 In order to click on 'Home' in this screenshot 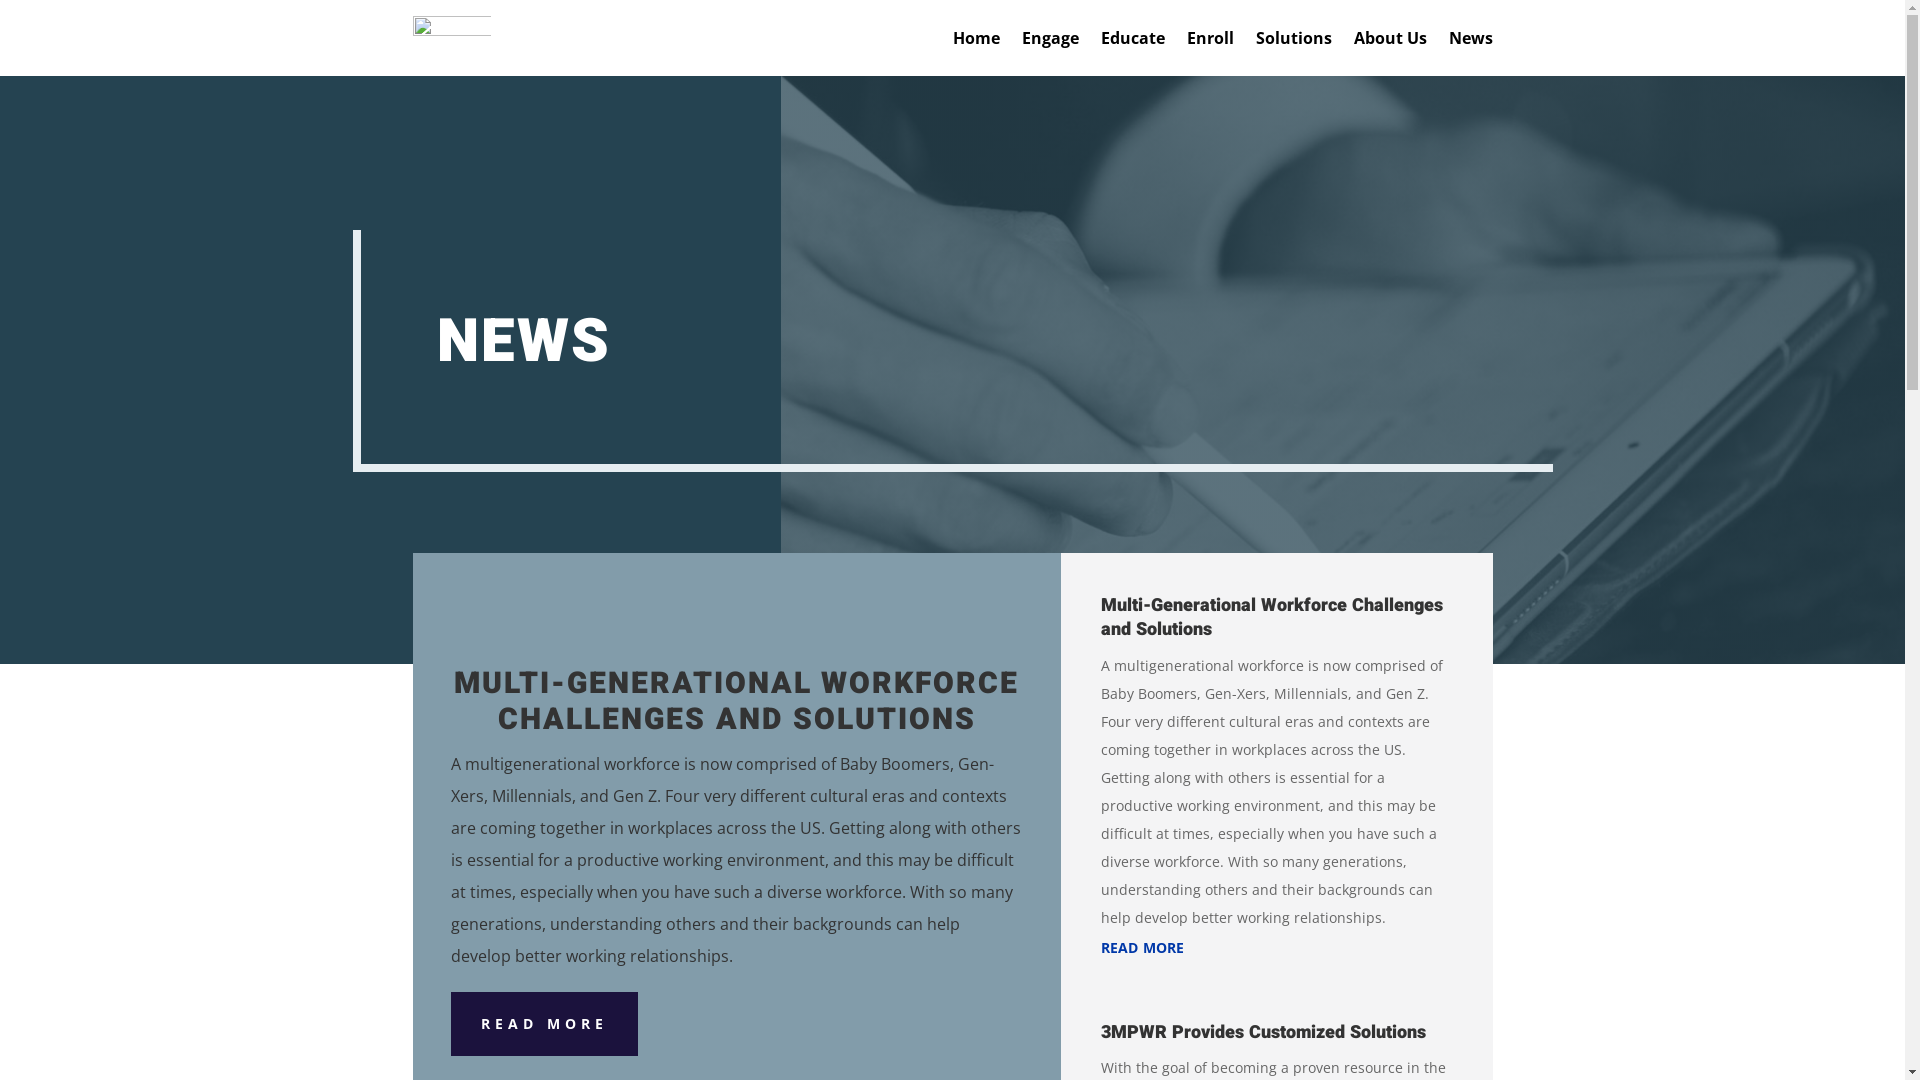, I will do `click(975, 38)`.